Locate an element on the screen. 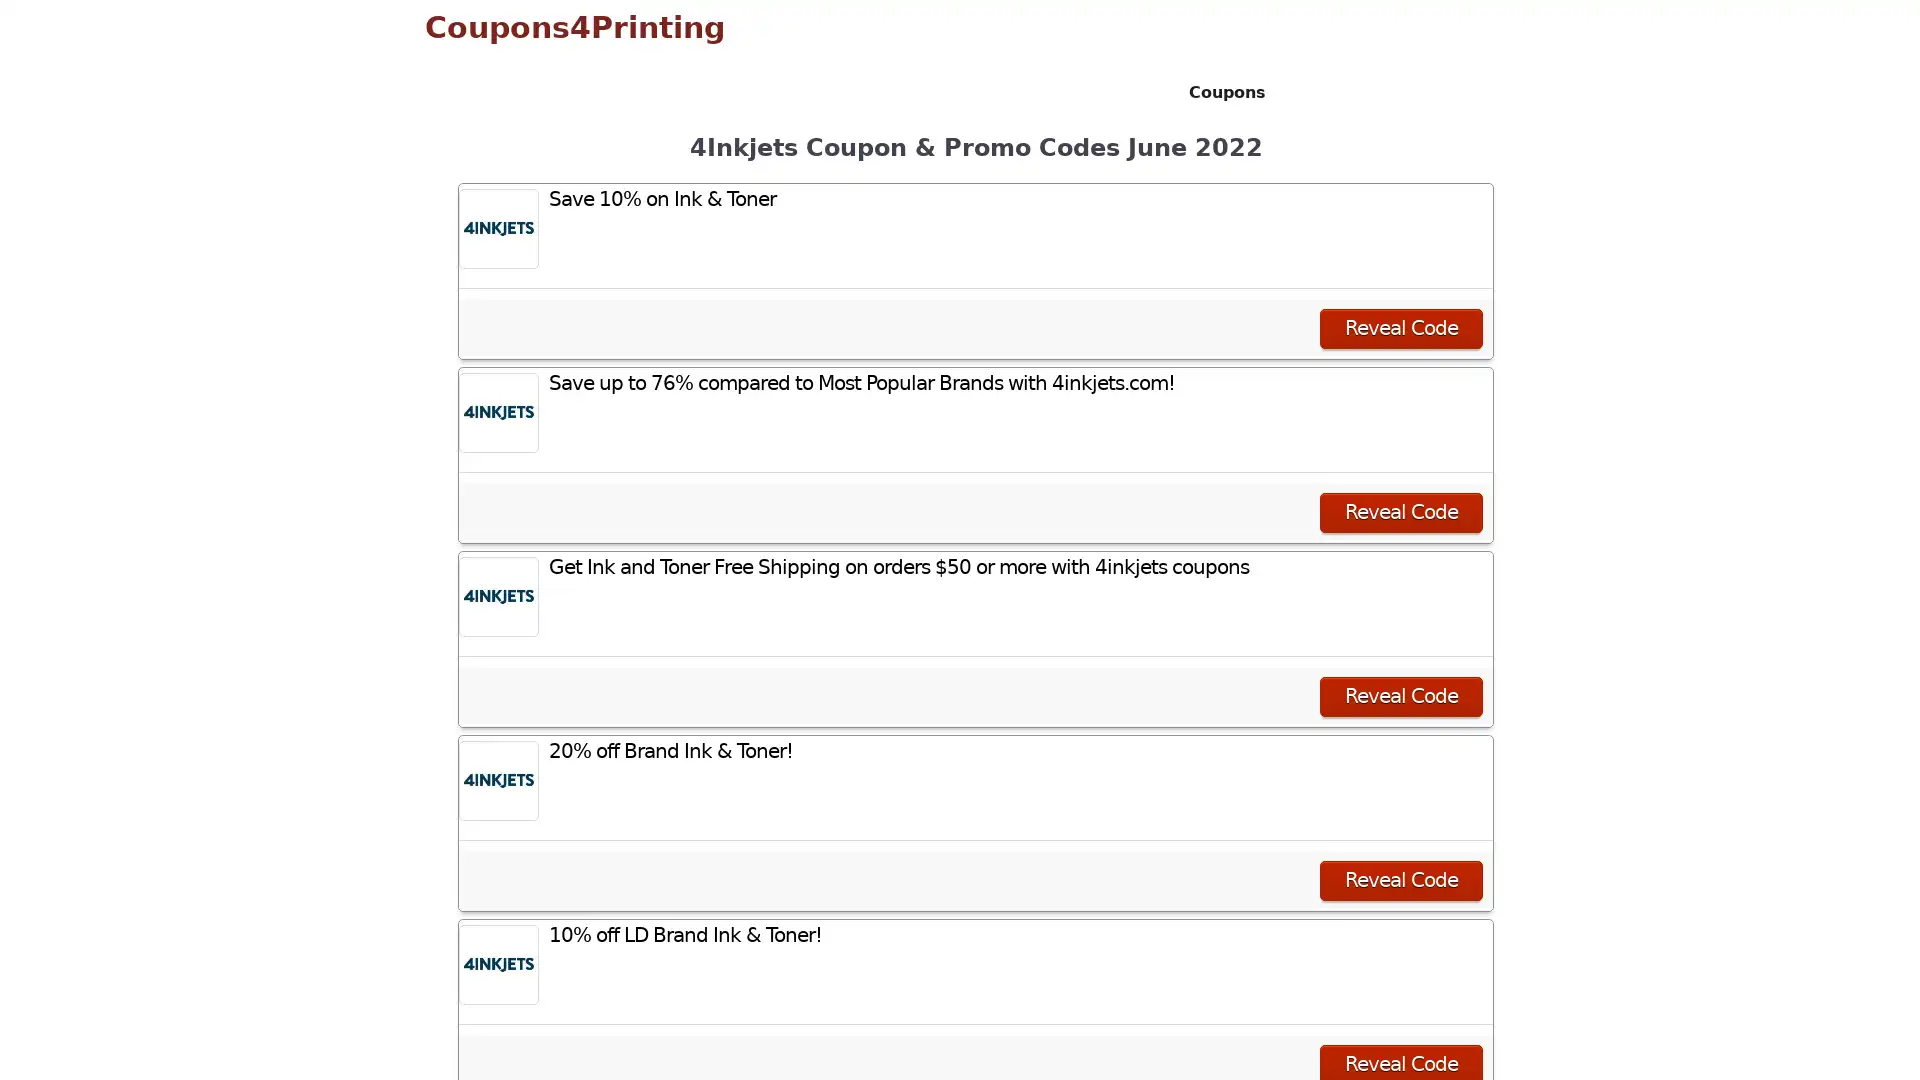 The width and height of the screenshot is (1920, 1080). Reveal Code is located at coordinates (1400, 511).